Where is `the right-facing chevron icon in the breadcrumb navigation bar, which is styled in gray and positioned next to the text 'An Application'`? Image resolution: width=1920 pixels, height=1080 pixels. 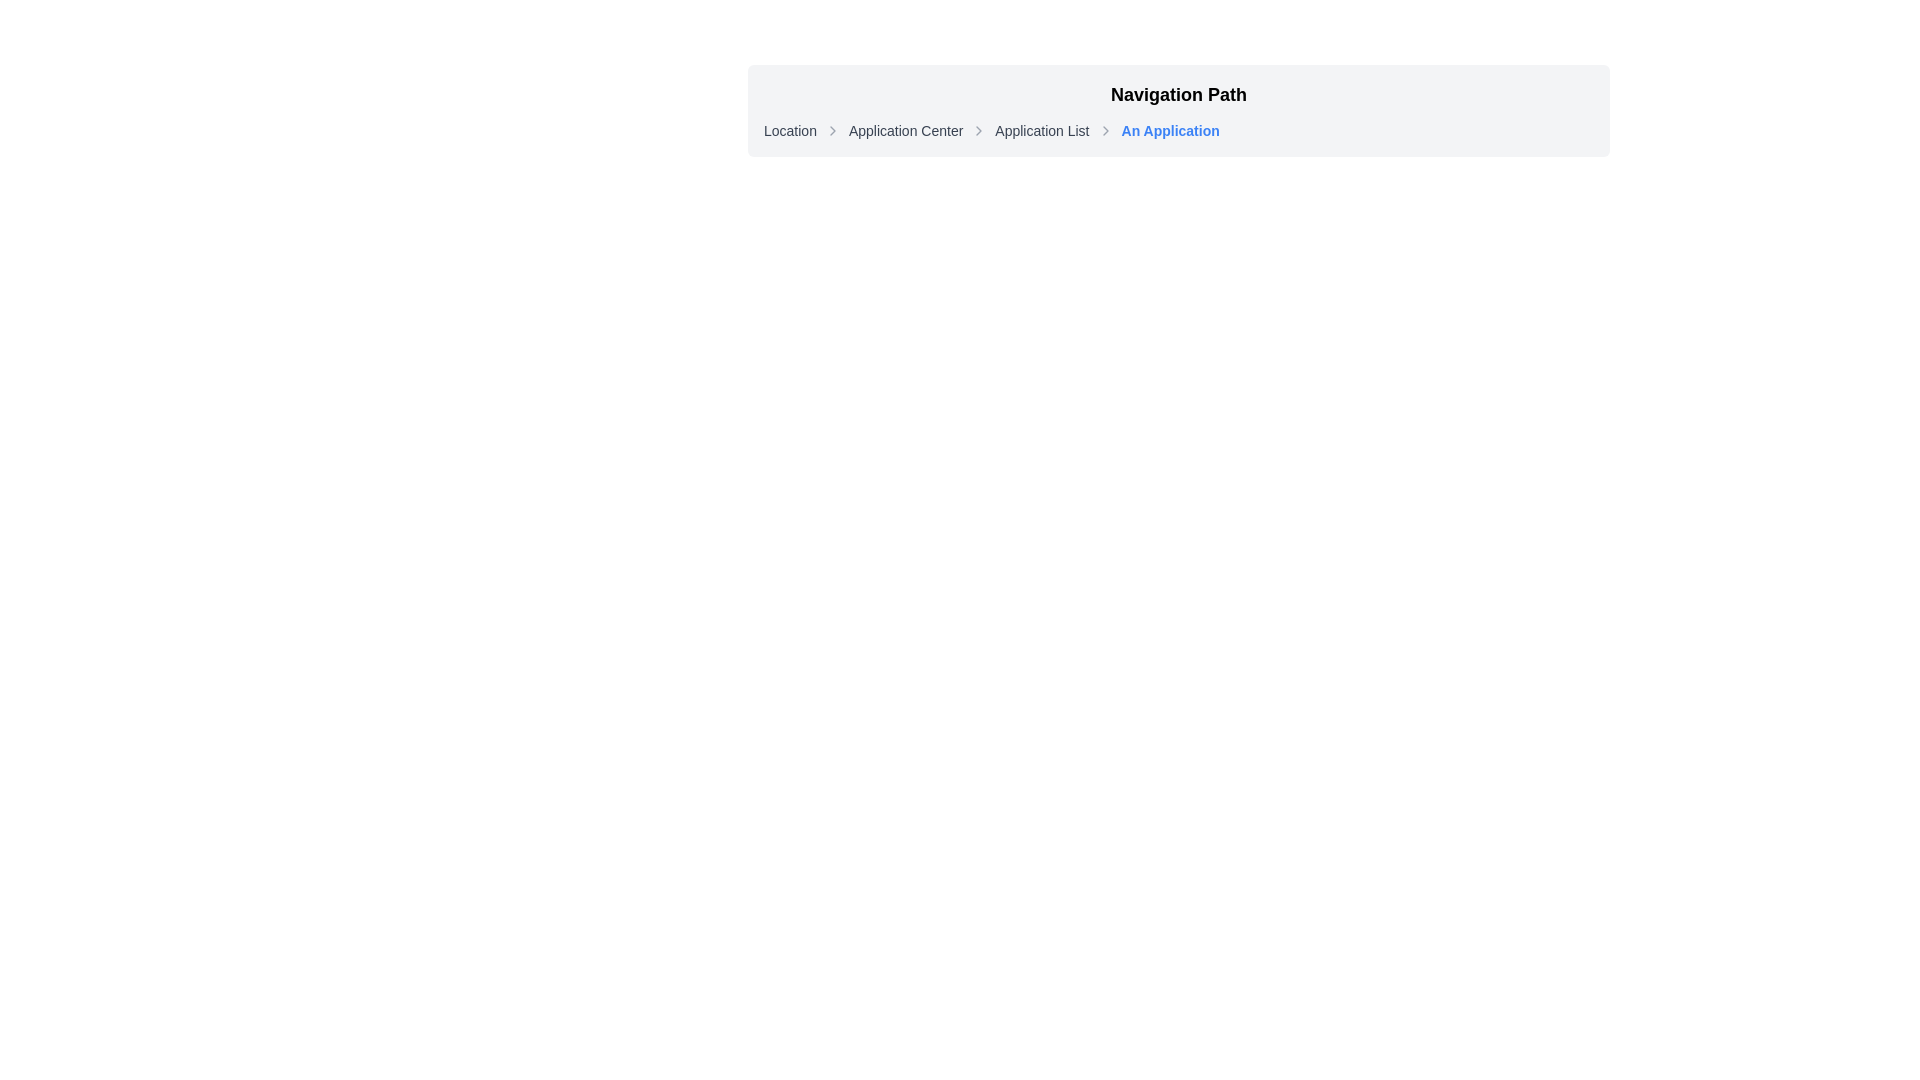
the right-facing chevron icon in the breadcrumb navigation bar, which is styled in gray and positioned next to the text 'An Application' is located at coordinates (1104, 131).